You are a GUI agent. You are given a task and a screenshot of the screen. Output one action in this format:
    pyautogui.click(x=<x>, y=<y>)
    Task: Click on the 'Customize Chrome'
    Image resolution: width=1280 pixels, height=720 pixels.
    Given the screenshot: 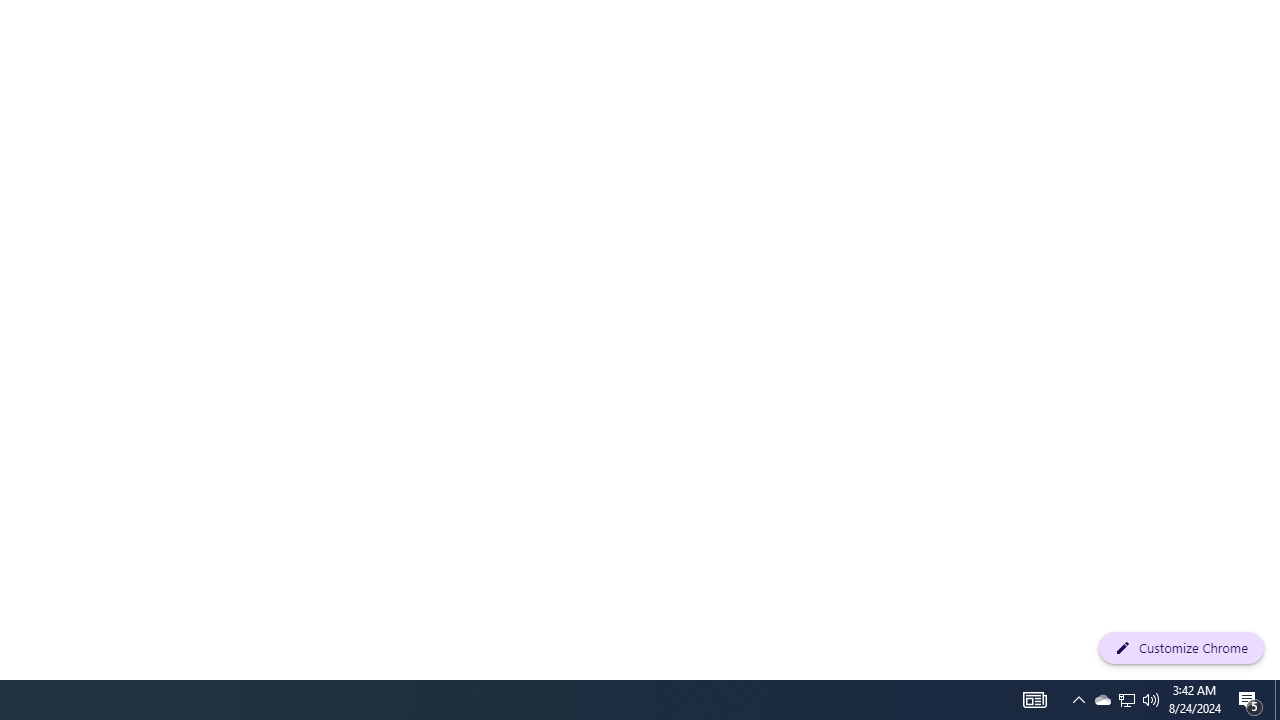 What is the action you would take?
    pyautogui.click(x=1181, y=648)
    